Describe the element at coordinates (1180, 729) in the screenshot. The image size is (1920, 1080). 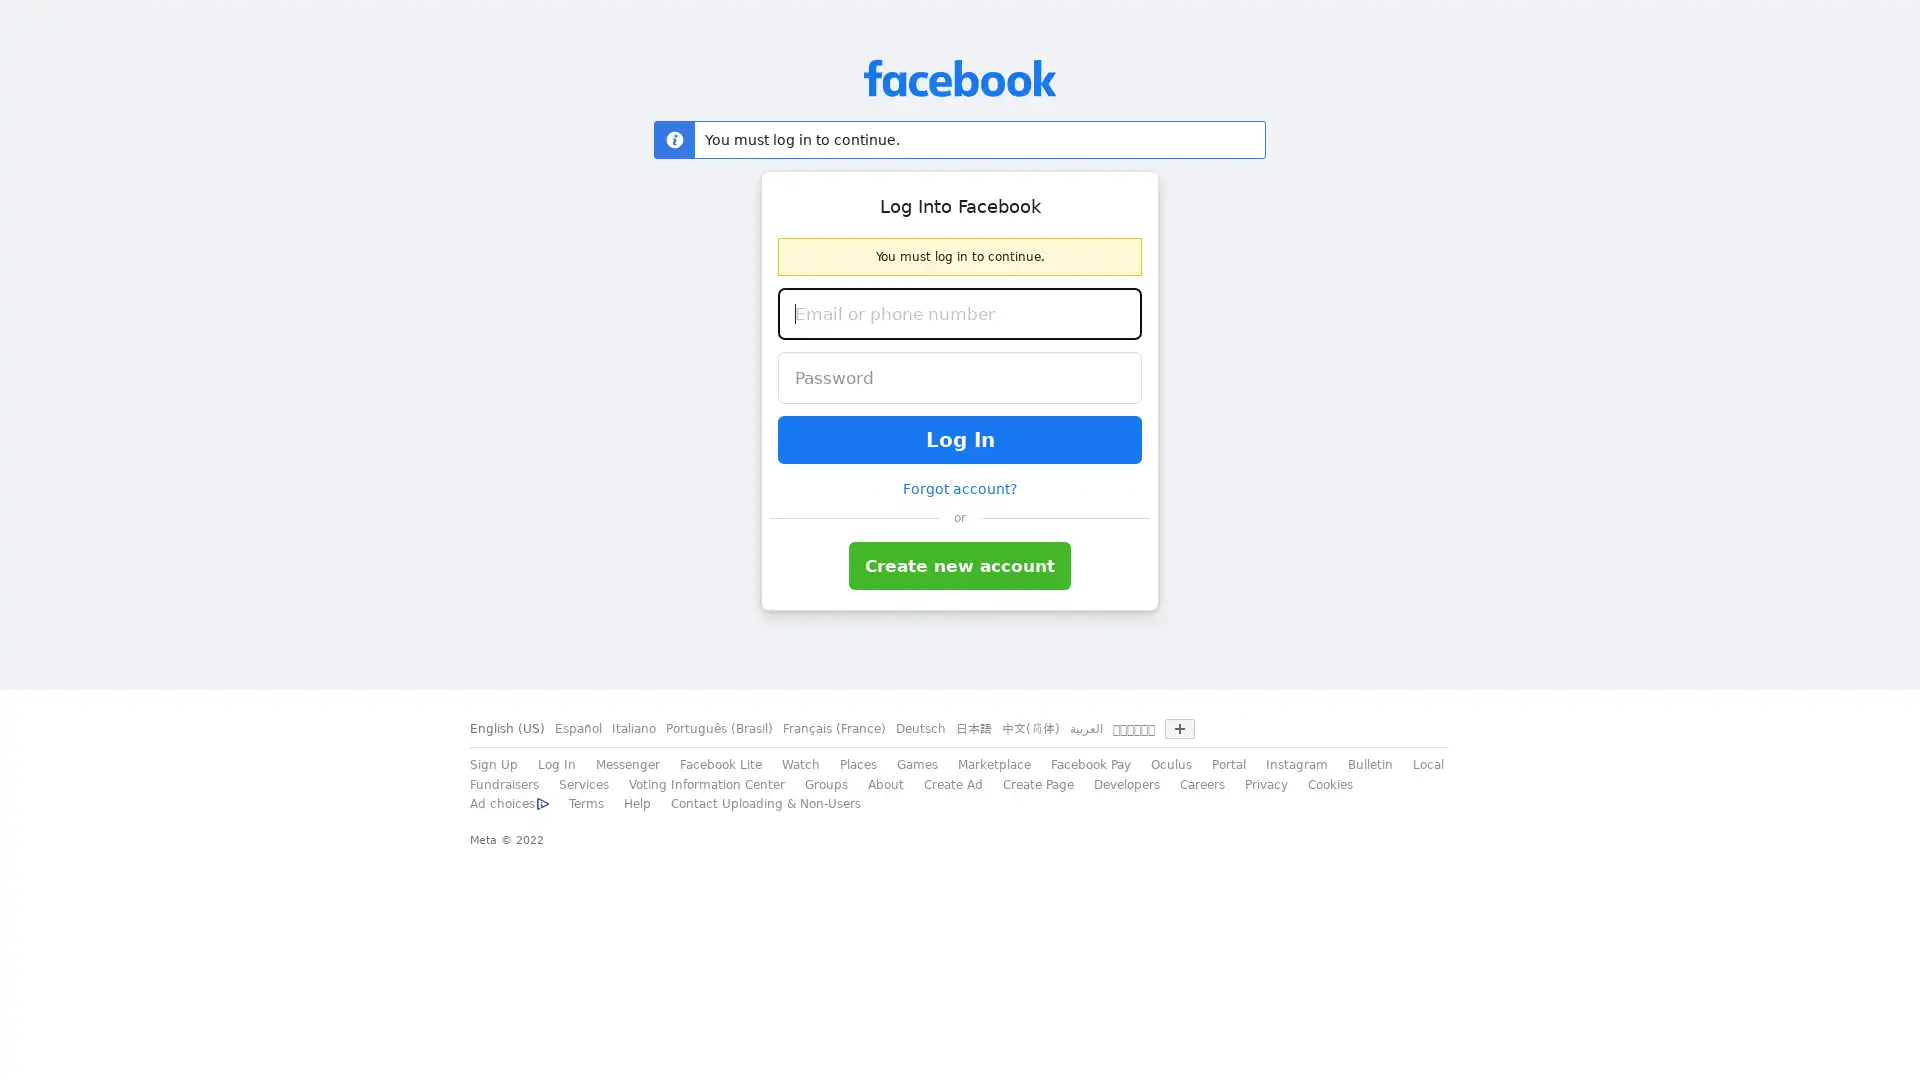
I see `Show more languages` at that location.